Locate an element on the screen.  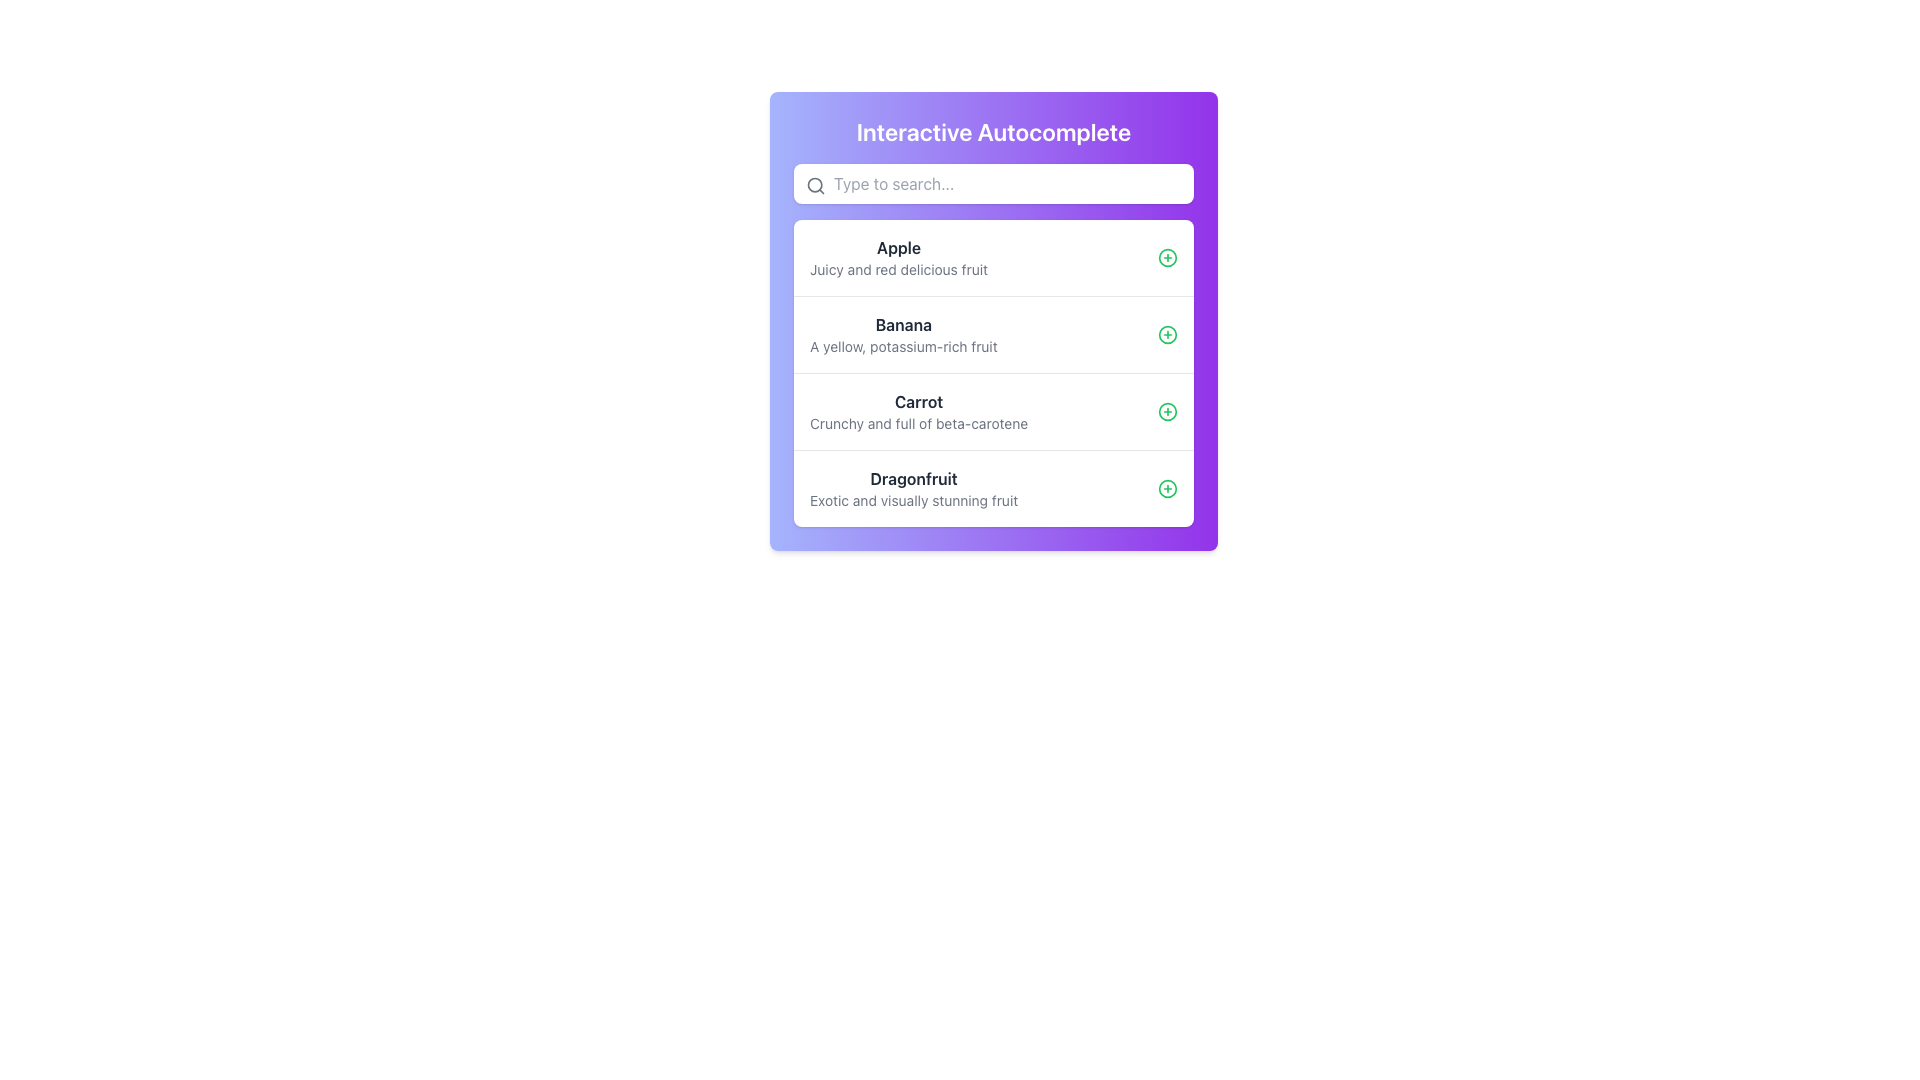
the decorative circular SVG element inside the search icon located on the left side of the input field labeled 'Type to search...' is located at coordinates (815, 185).